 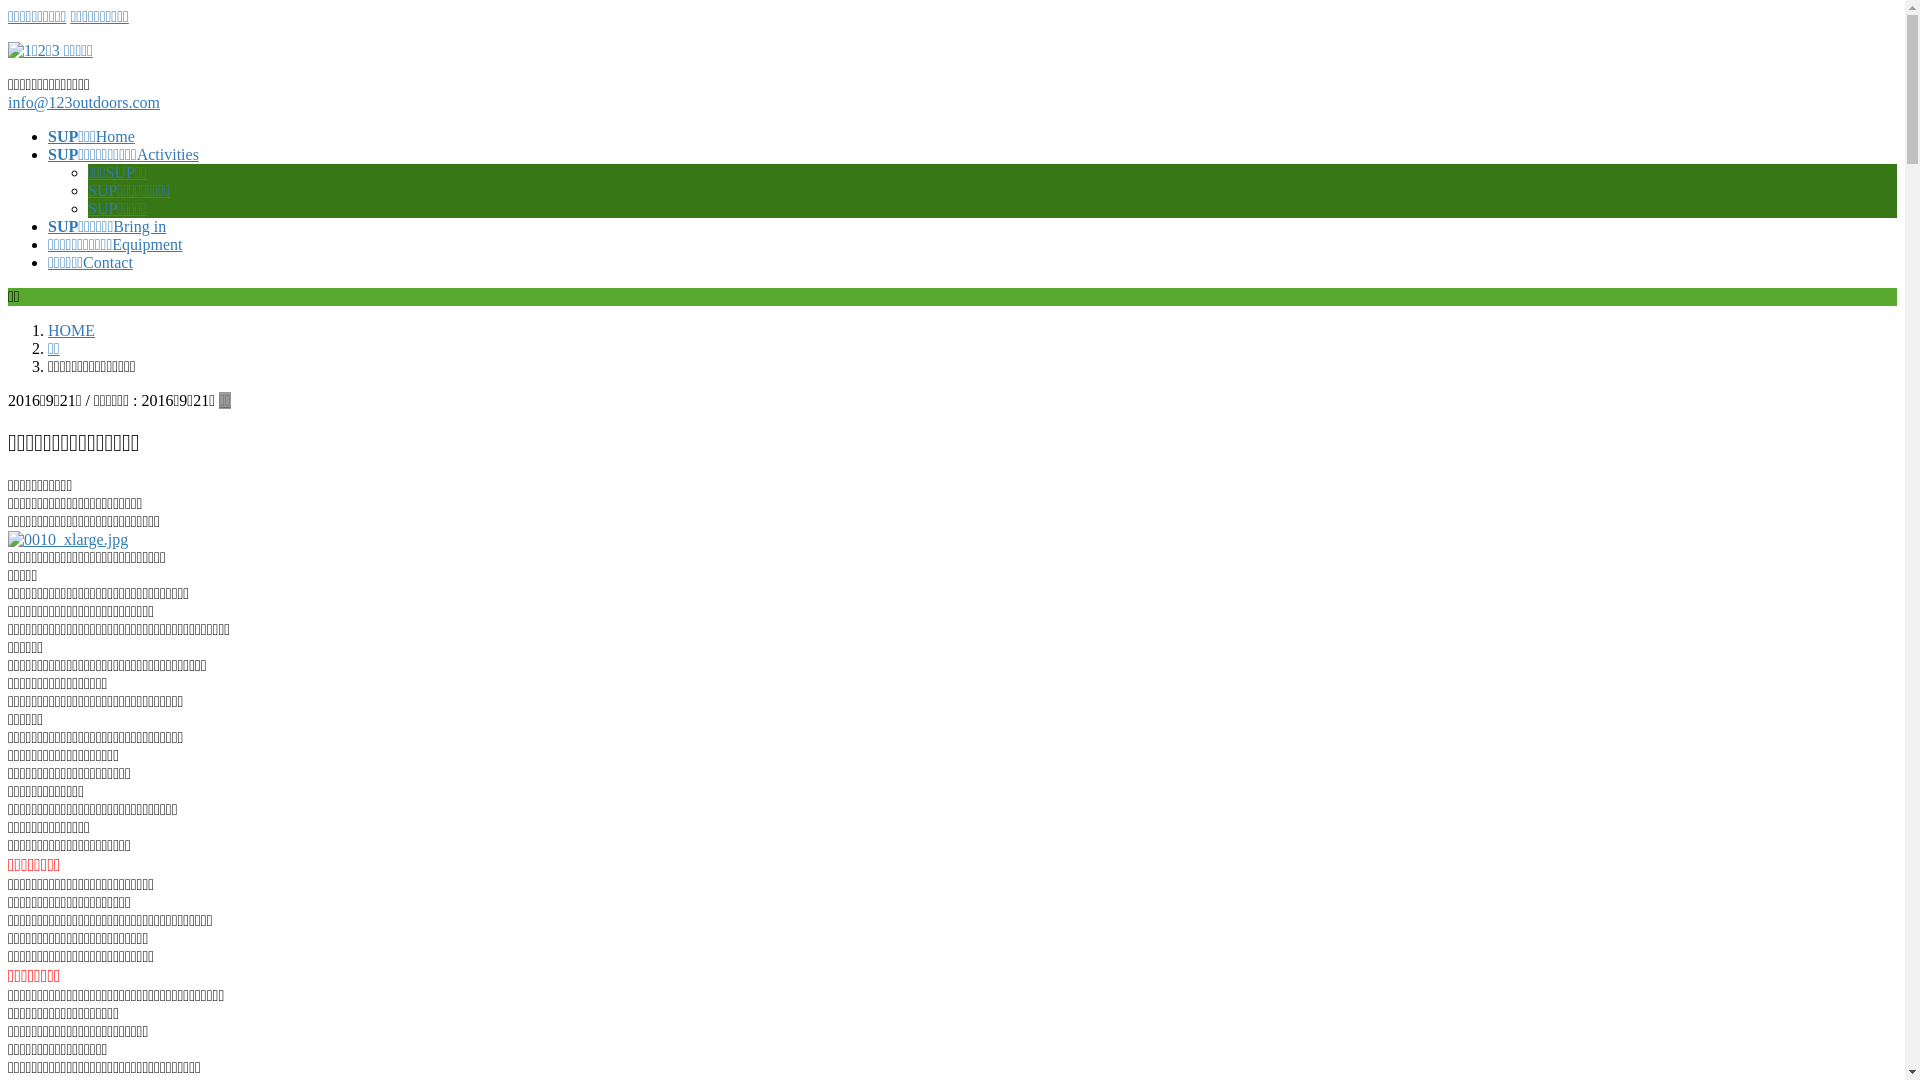 I want to click on 'info@123outdoors.com', so click(x=82, y=102).